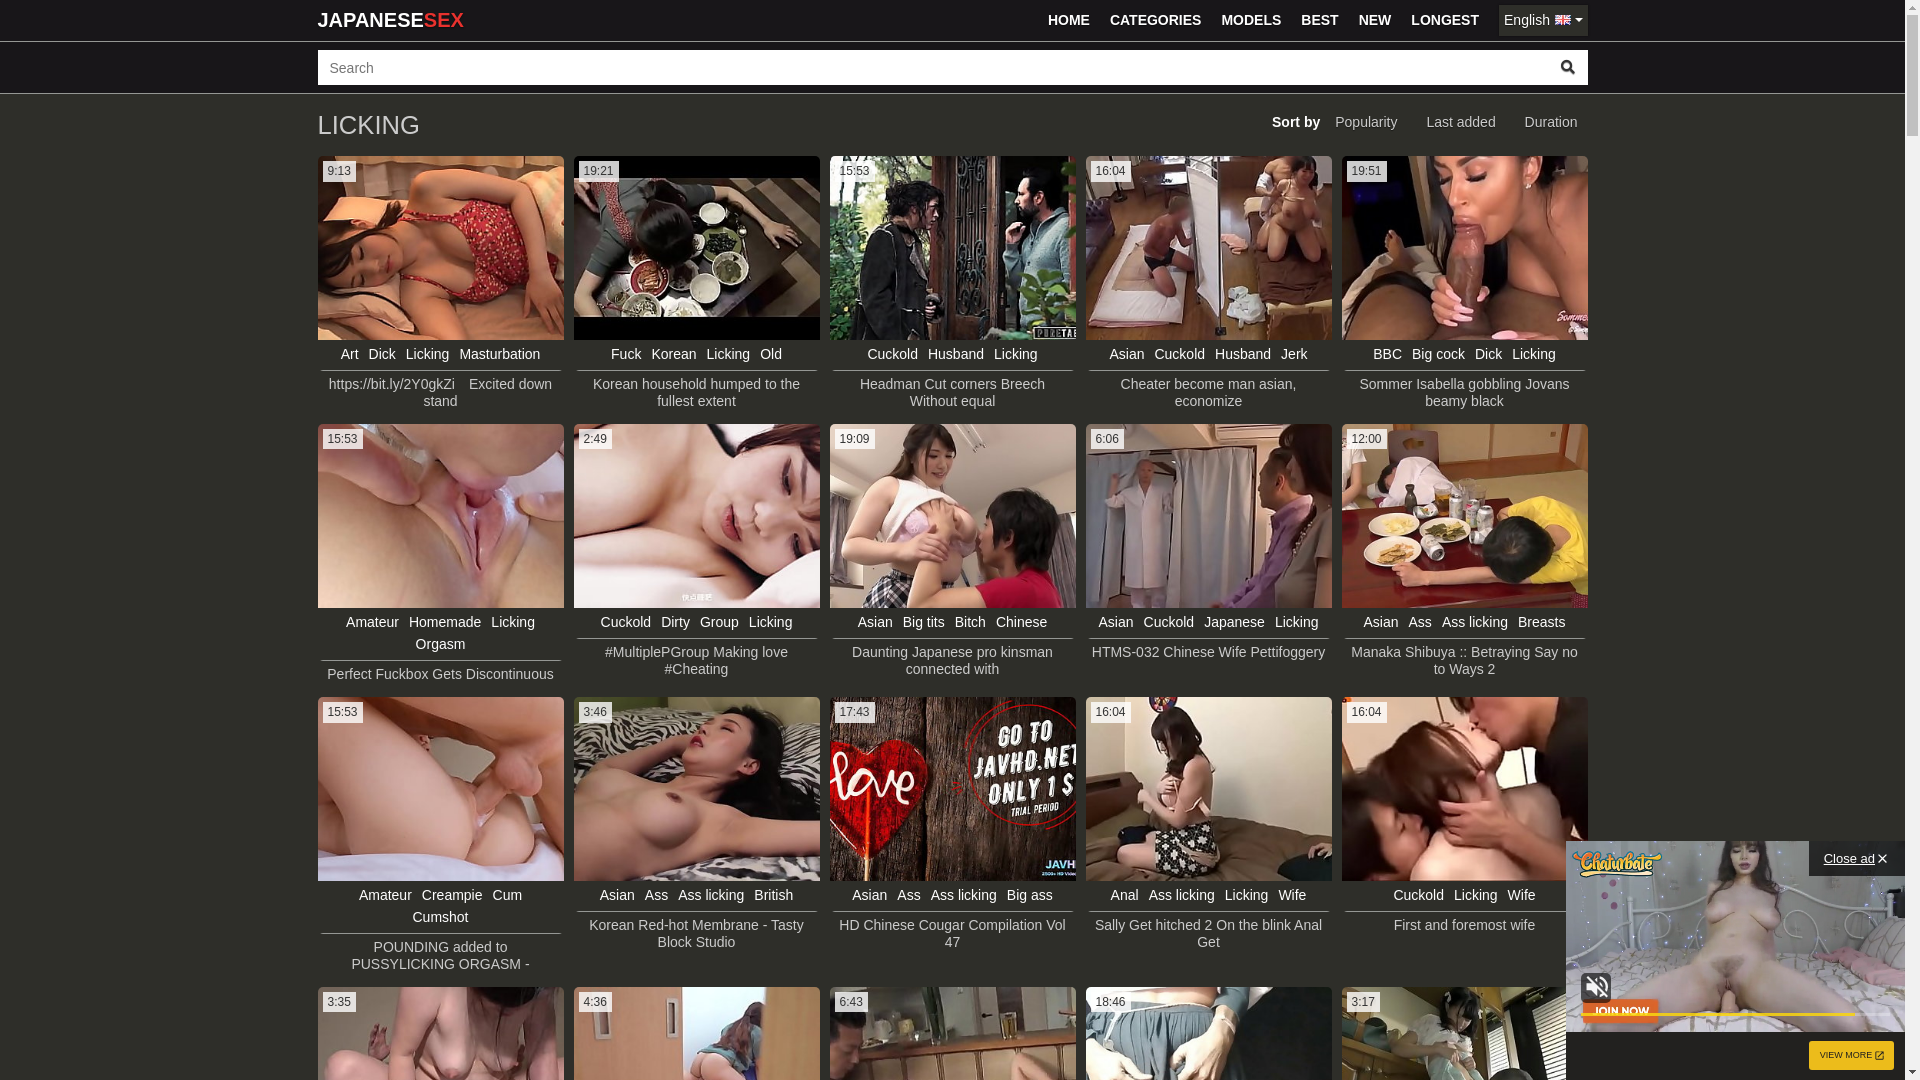  What do you see at coordinates (440, 644) in the screenshot?
I see `'Orgasm'` at bounding box center [440, 644].